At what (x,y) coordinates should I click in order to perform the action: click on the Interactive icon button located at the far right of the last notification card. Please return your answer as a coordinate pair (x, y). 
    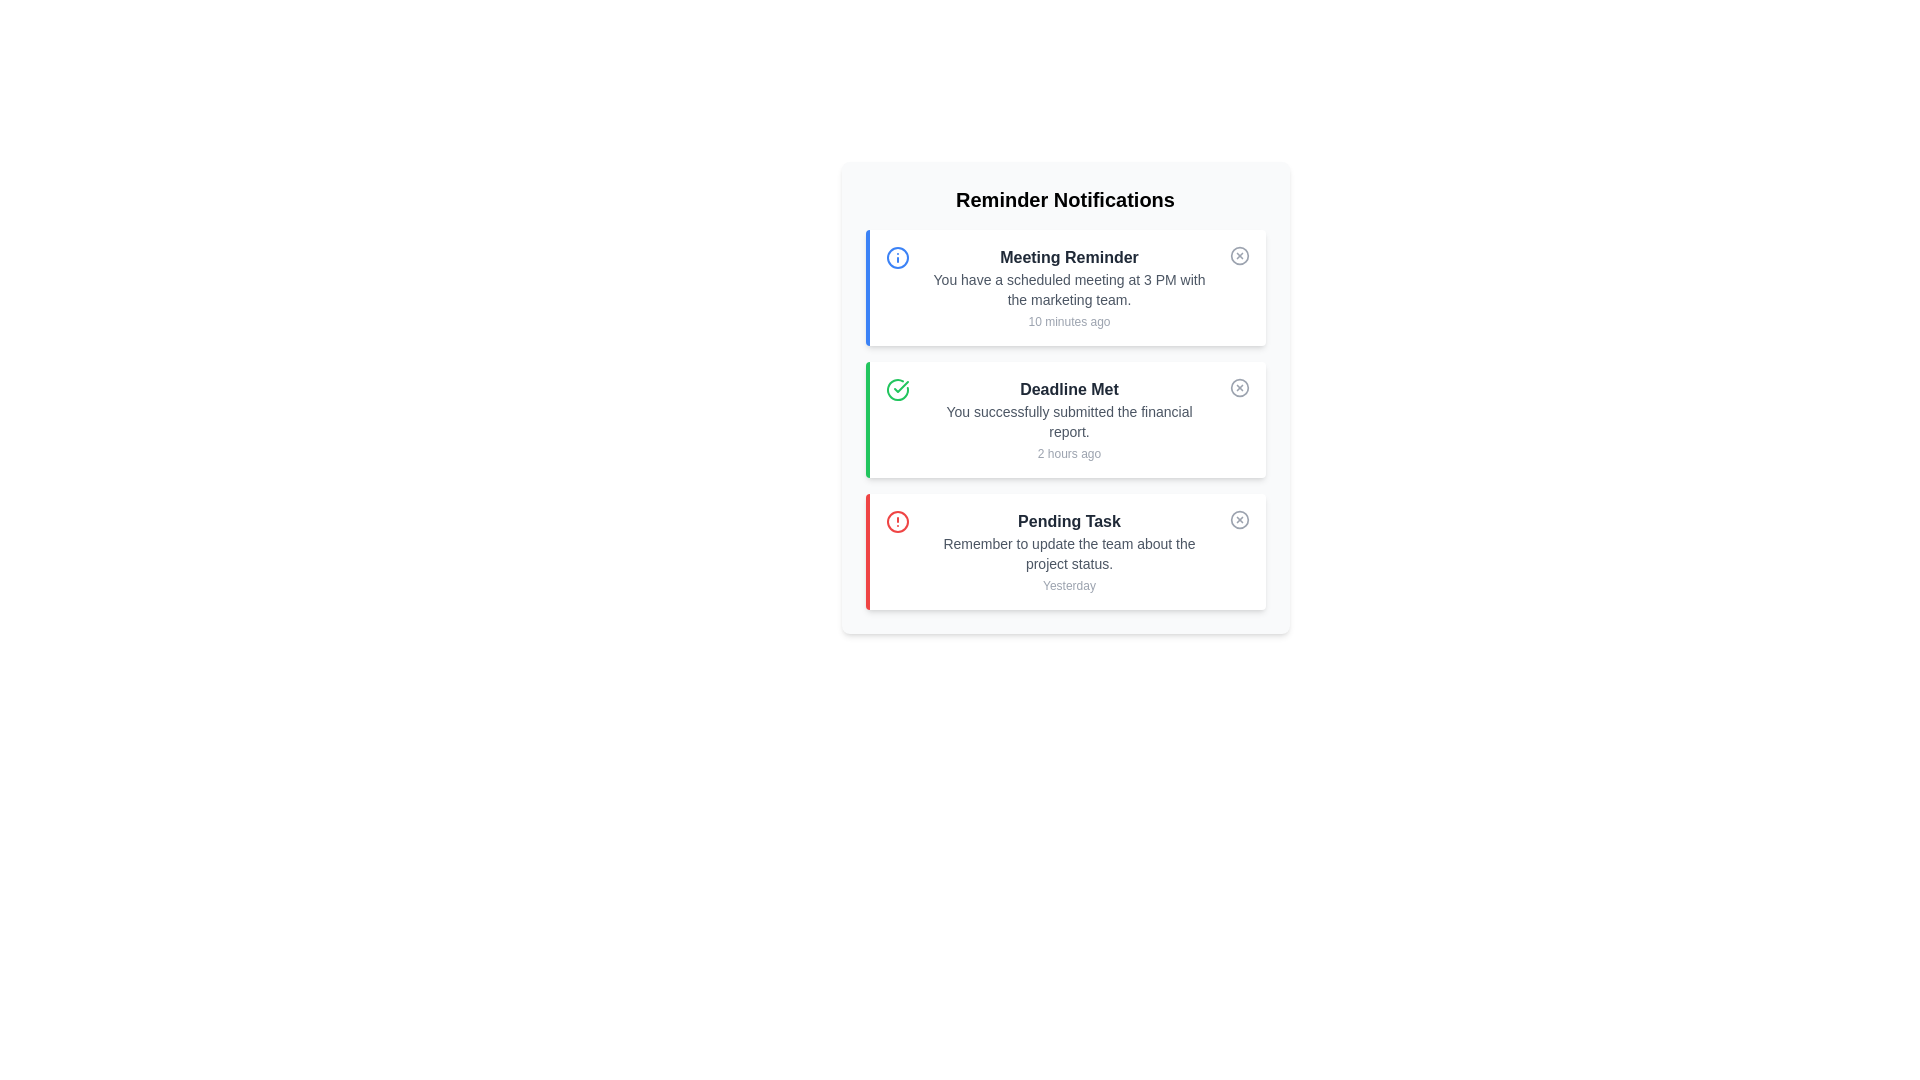
    Looking at the image, I should click on (1238, 519).